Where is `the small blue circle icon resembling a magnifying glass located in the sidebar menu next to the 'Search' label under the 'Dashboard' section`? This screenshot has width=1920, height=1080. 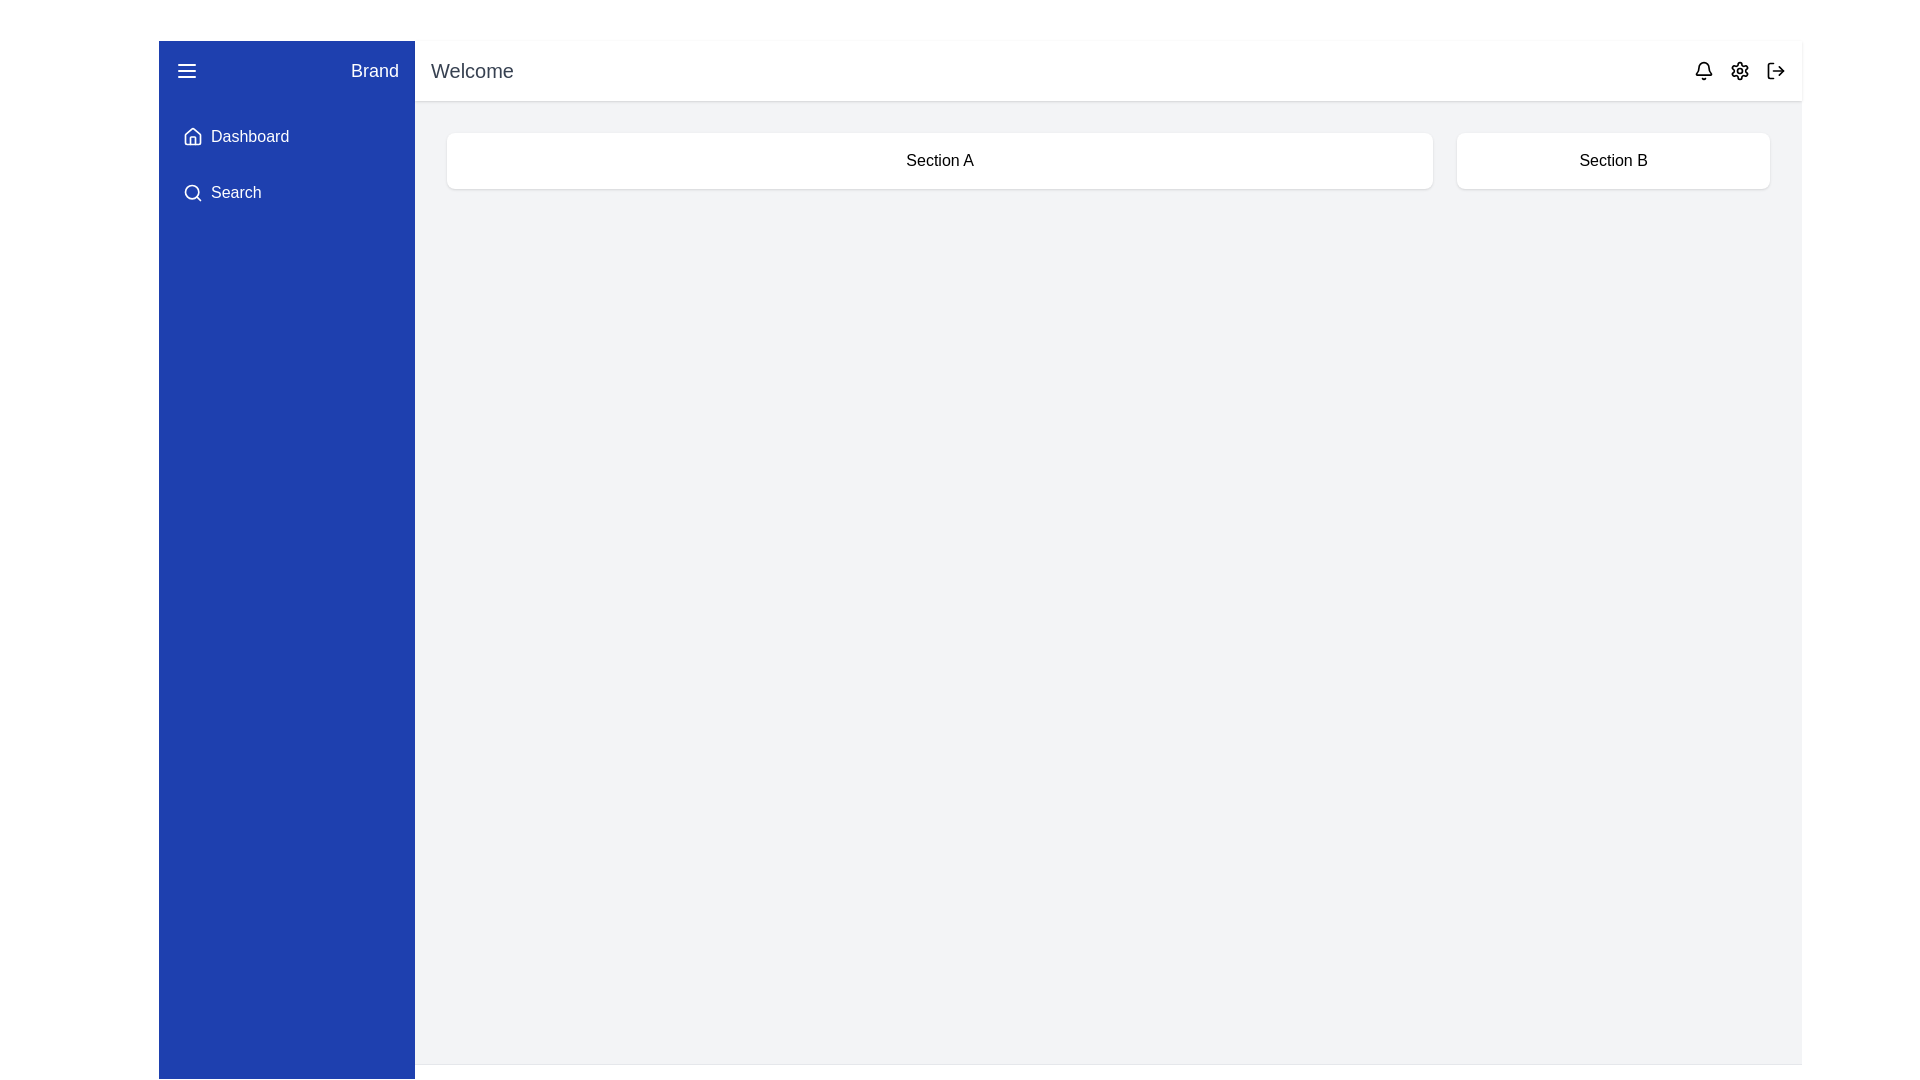 the small blue circle icon resembling a magnifying glass located in the sidebar menu next to the 'Search' label under the 'Dashboard' section is located at coordinates (192, 192).